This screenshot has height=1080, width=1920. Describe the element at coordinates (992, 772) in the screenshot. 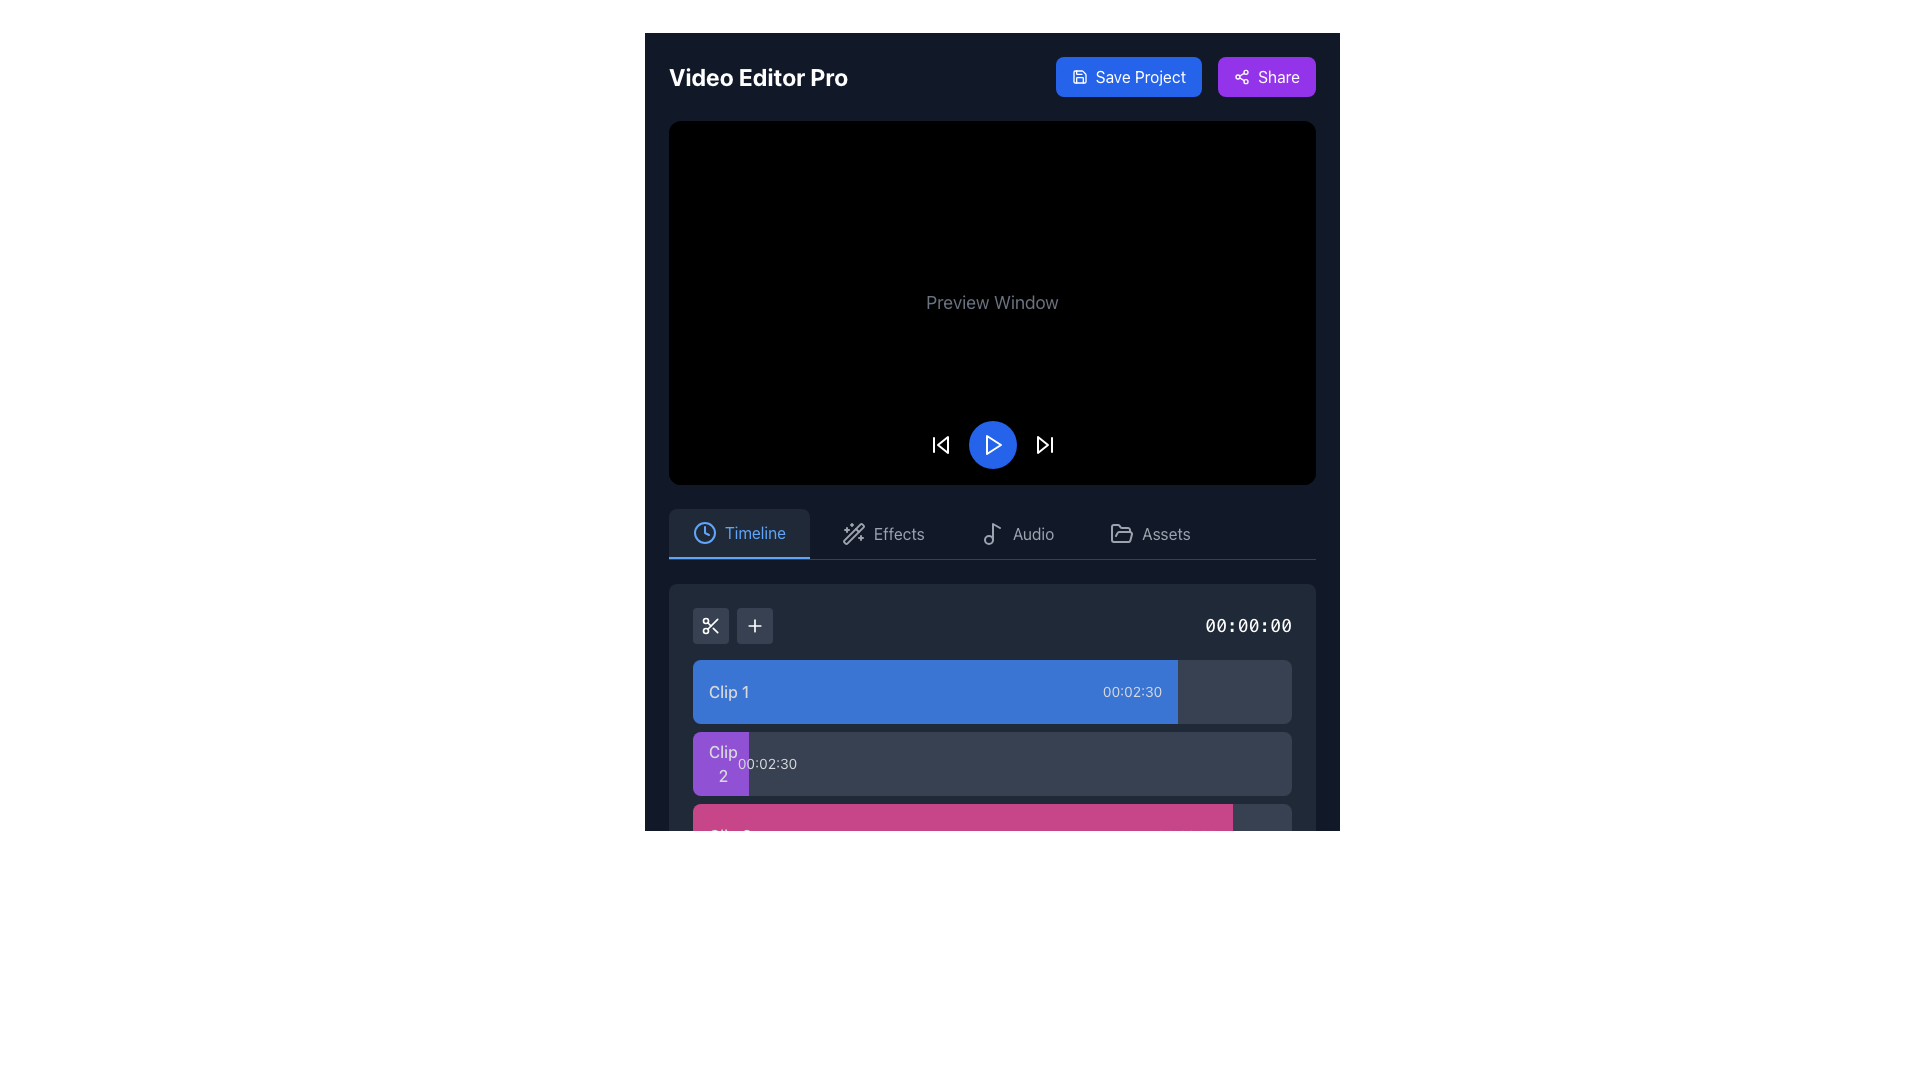

I see `the second timeline clip item labeled 'Clip 2'` at that location.